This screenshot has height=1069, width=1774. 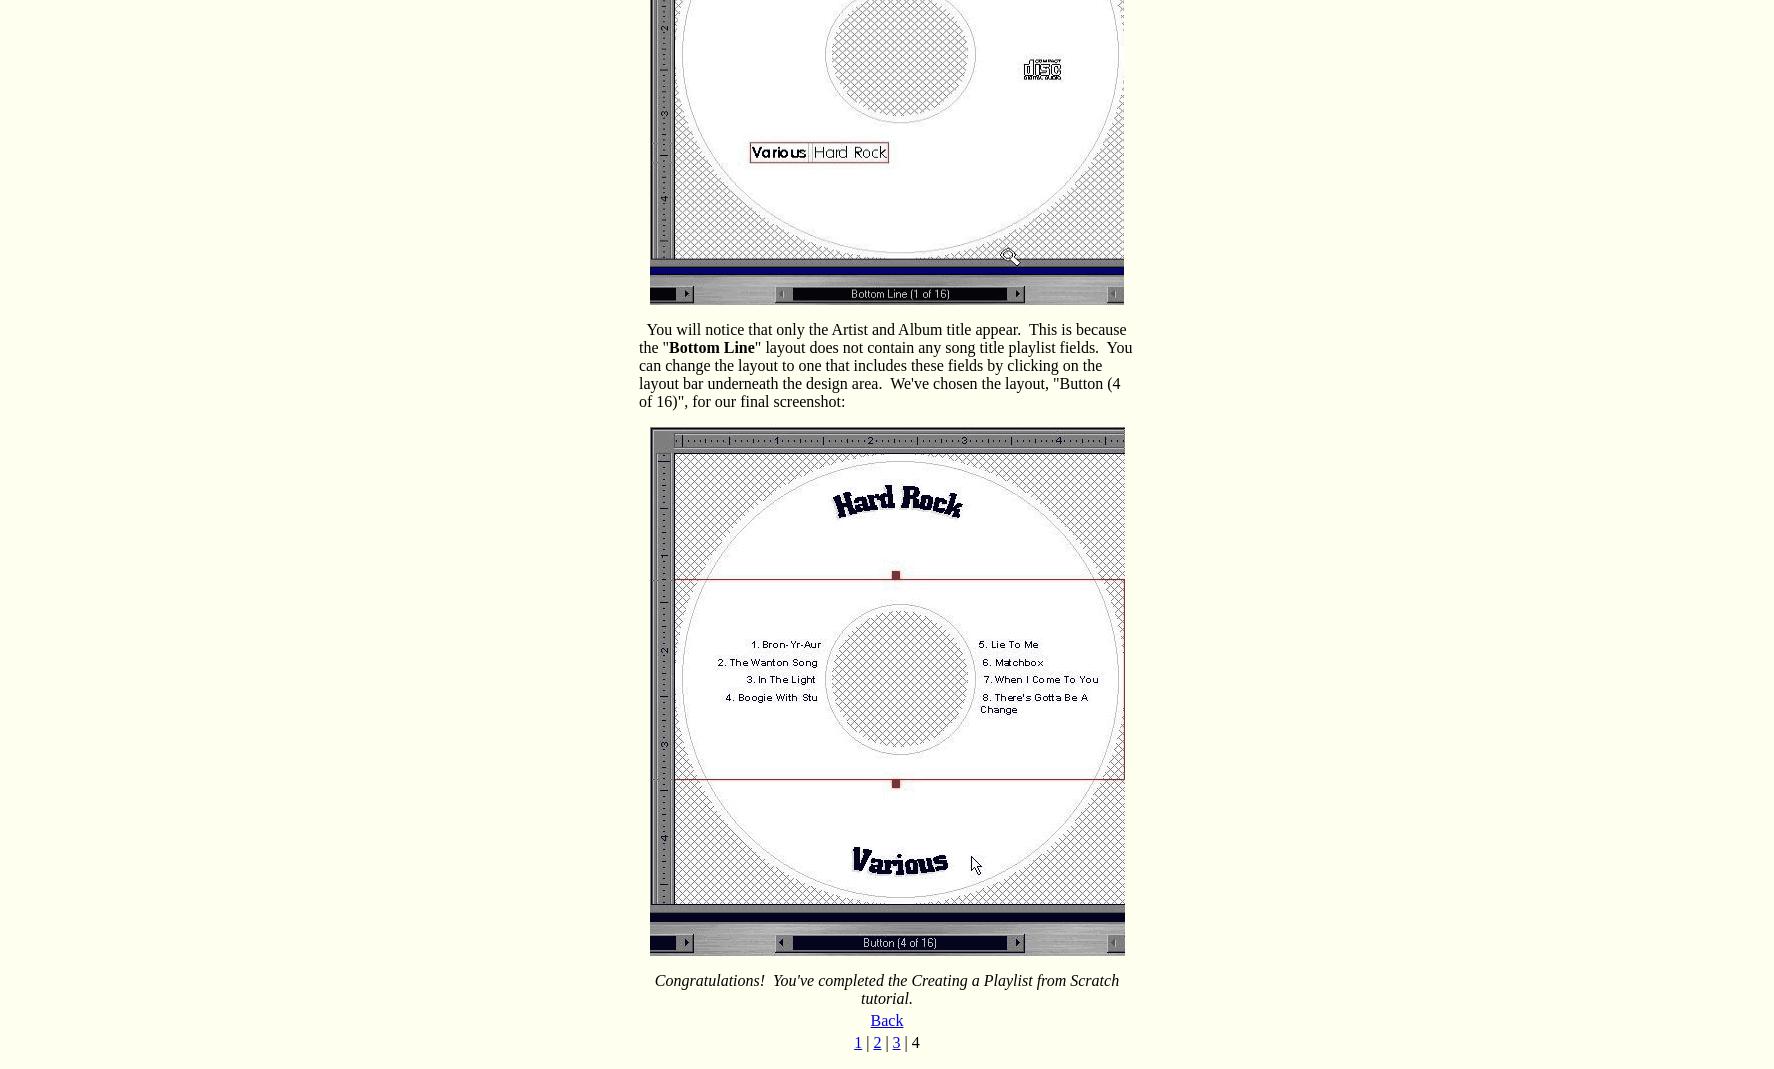 I want to click on '" 
        layout does not contain any song title playlist fields.  You can 
        change the layout to one that includes these fields by clicking on 
        the layout bar underneath the design area.  We've chosen the 
        layout, "Button (4 of 16)", for our final screenshot:', so click(x=885, y=374).